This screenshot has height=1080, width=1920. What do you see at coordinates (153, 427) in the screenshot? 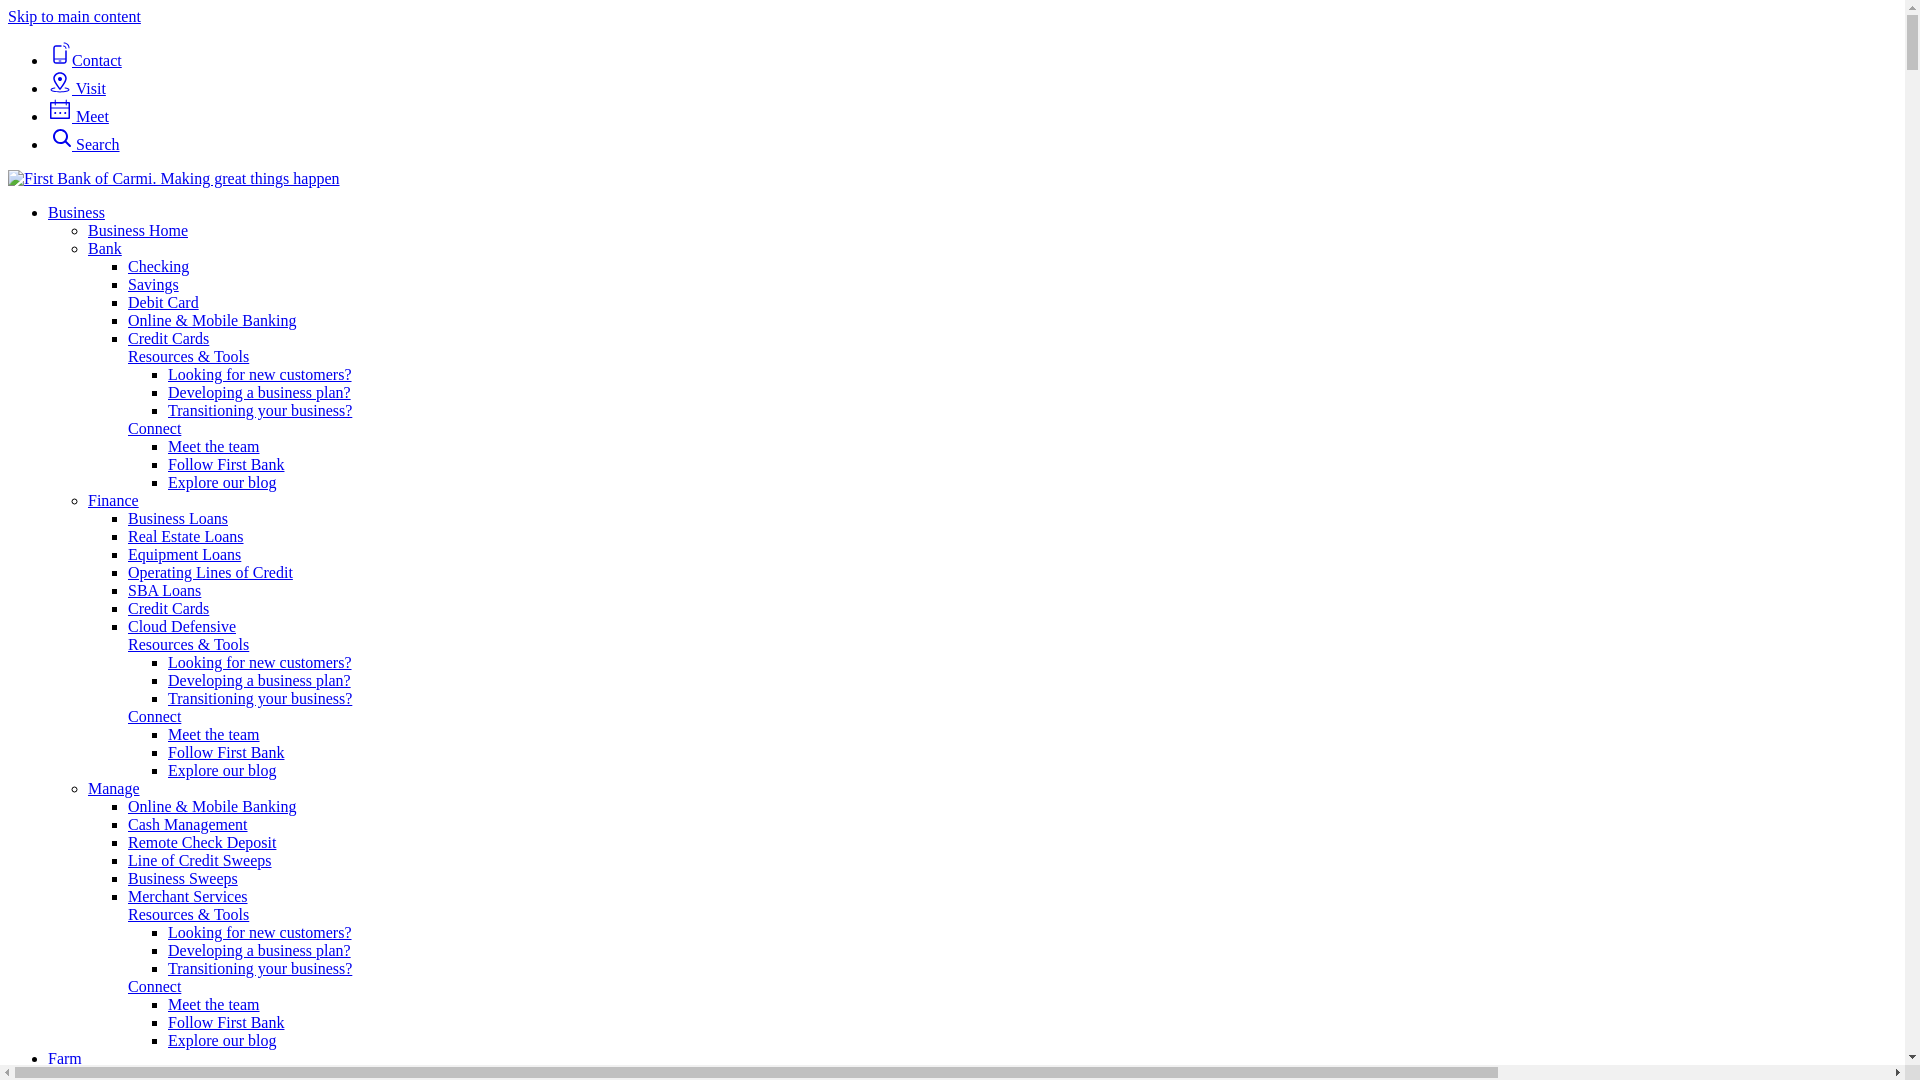
I see `'Connect'` at bounding box center [153, 427].